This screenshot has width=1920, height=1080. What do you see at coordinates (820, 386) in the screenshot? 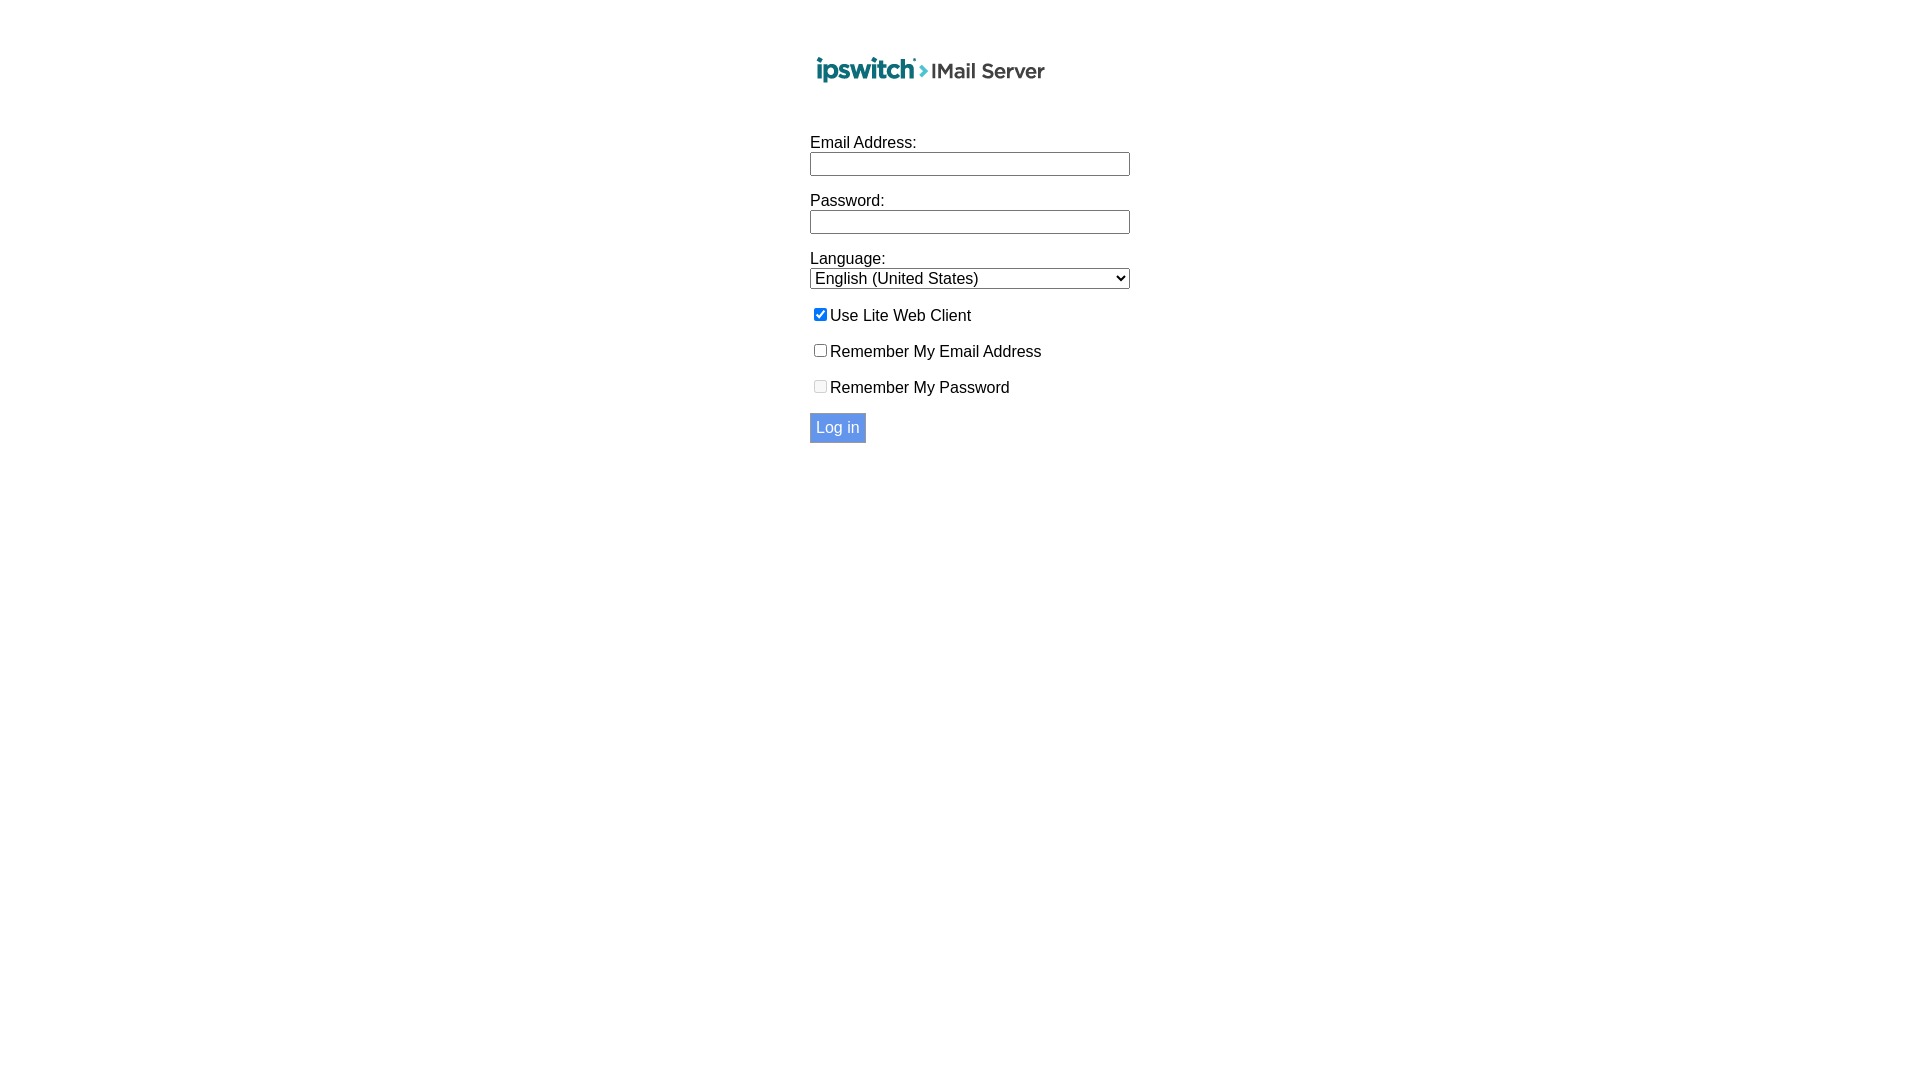
I see `'on'` at bounding box center [820, 386].